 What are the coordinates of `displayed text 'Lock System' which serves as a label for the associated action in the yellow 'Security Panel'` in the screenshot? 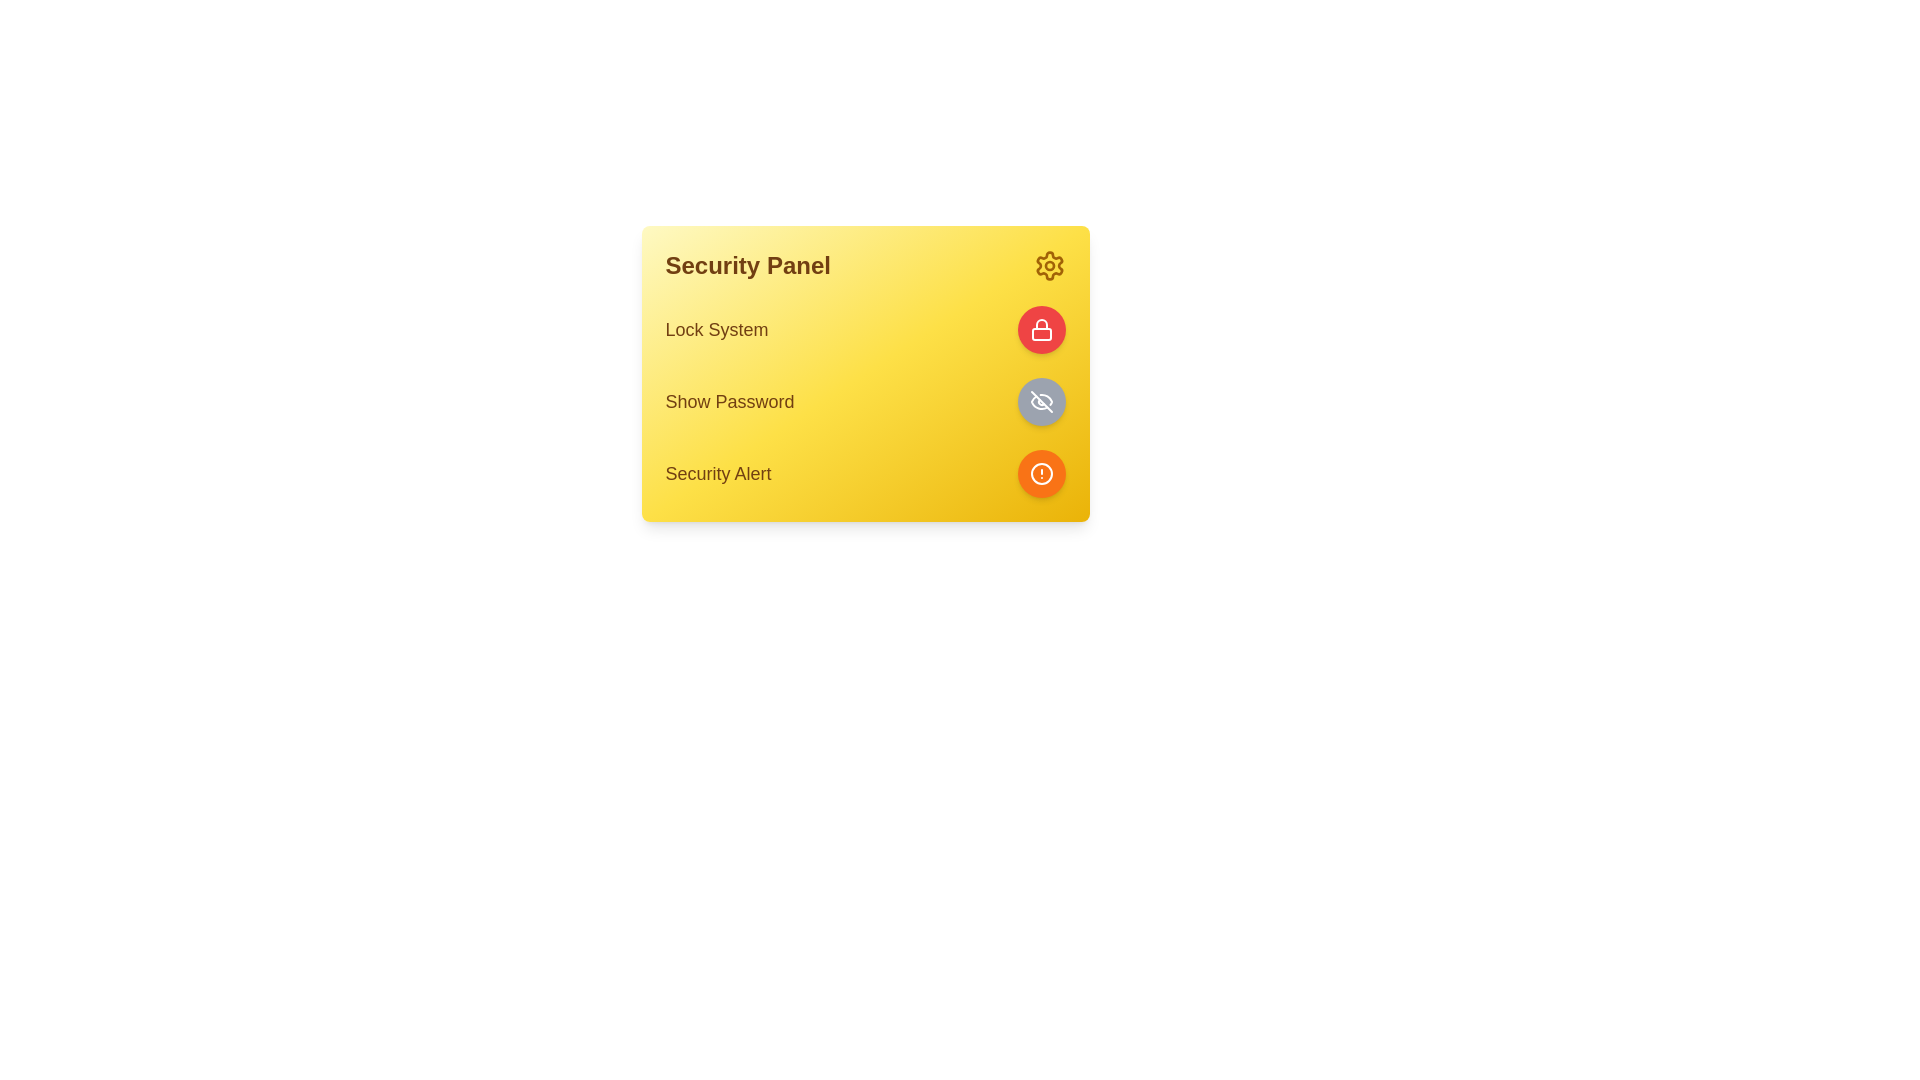 It's located at (716, 329).